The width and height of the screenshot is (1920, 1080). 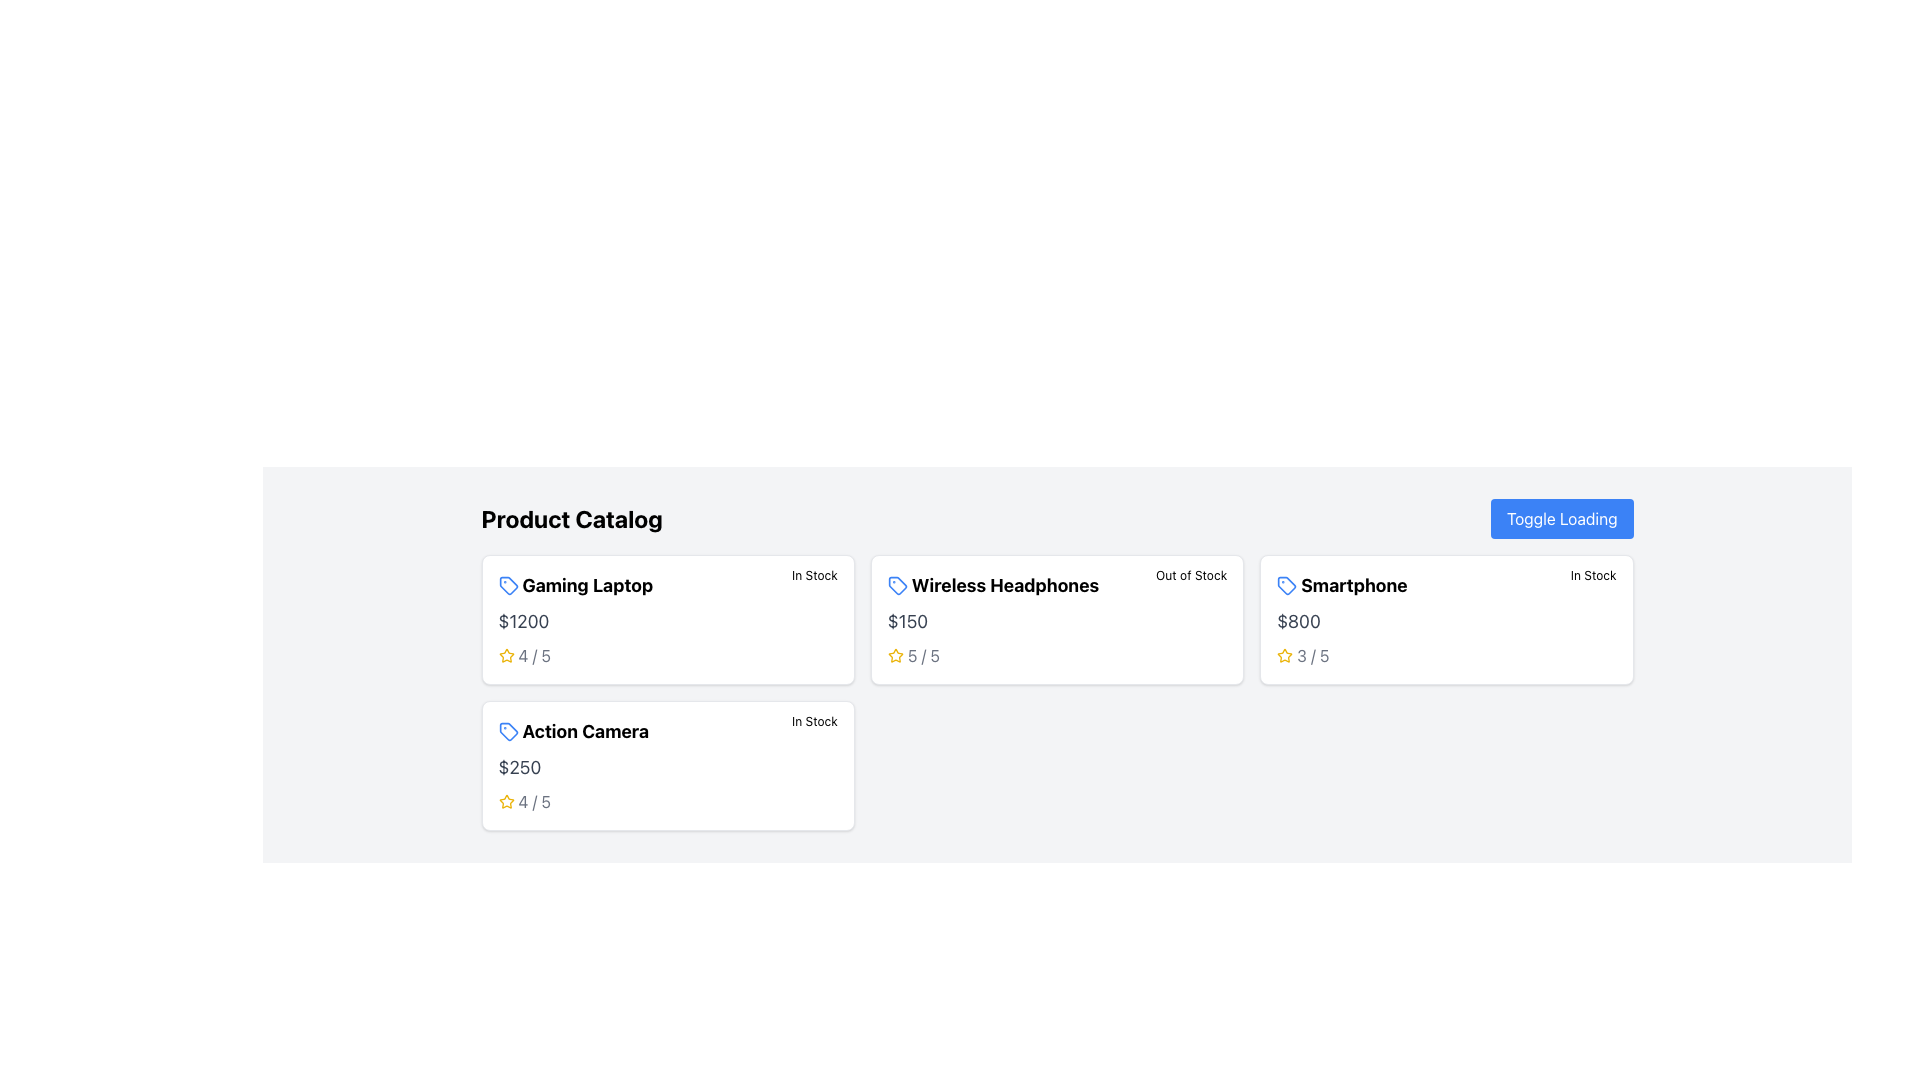 What do you see at coordinates (1403, 585) in the screenshot?
I see `text element that serves as a title or label for the product, which contains the text 'Smartphone'` at bounding box center [1403, 585].